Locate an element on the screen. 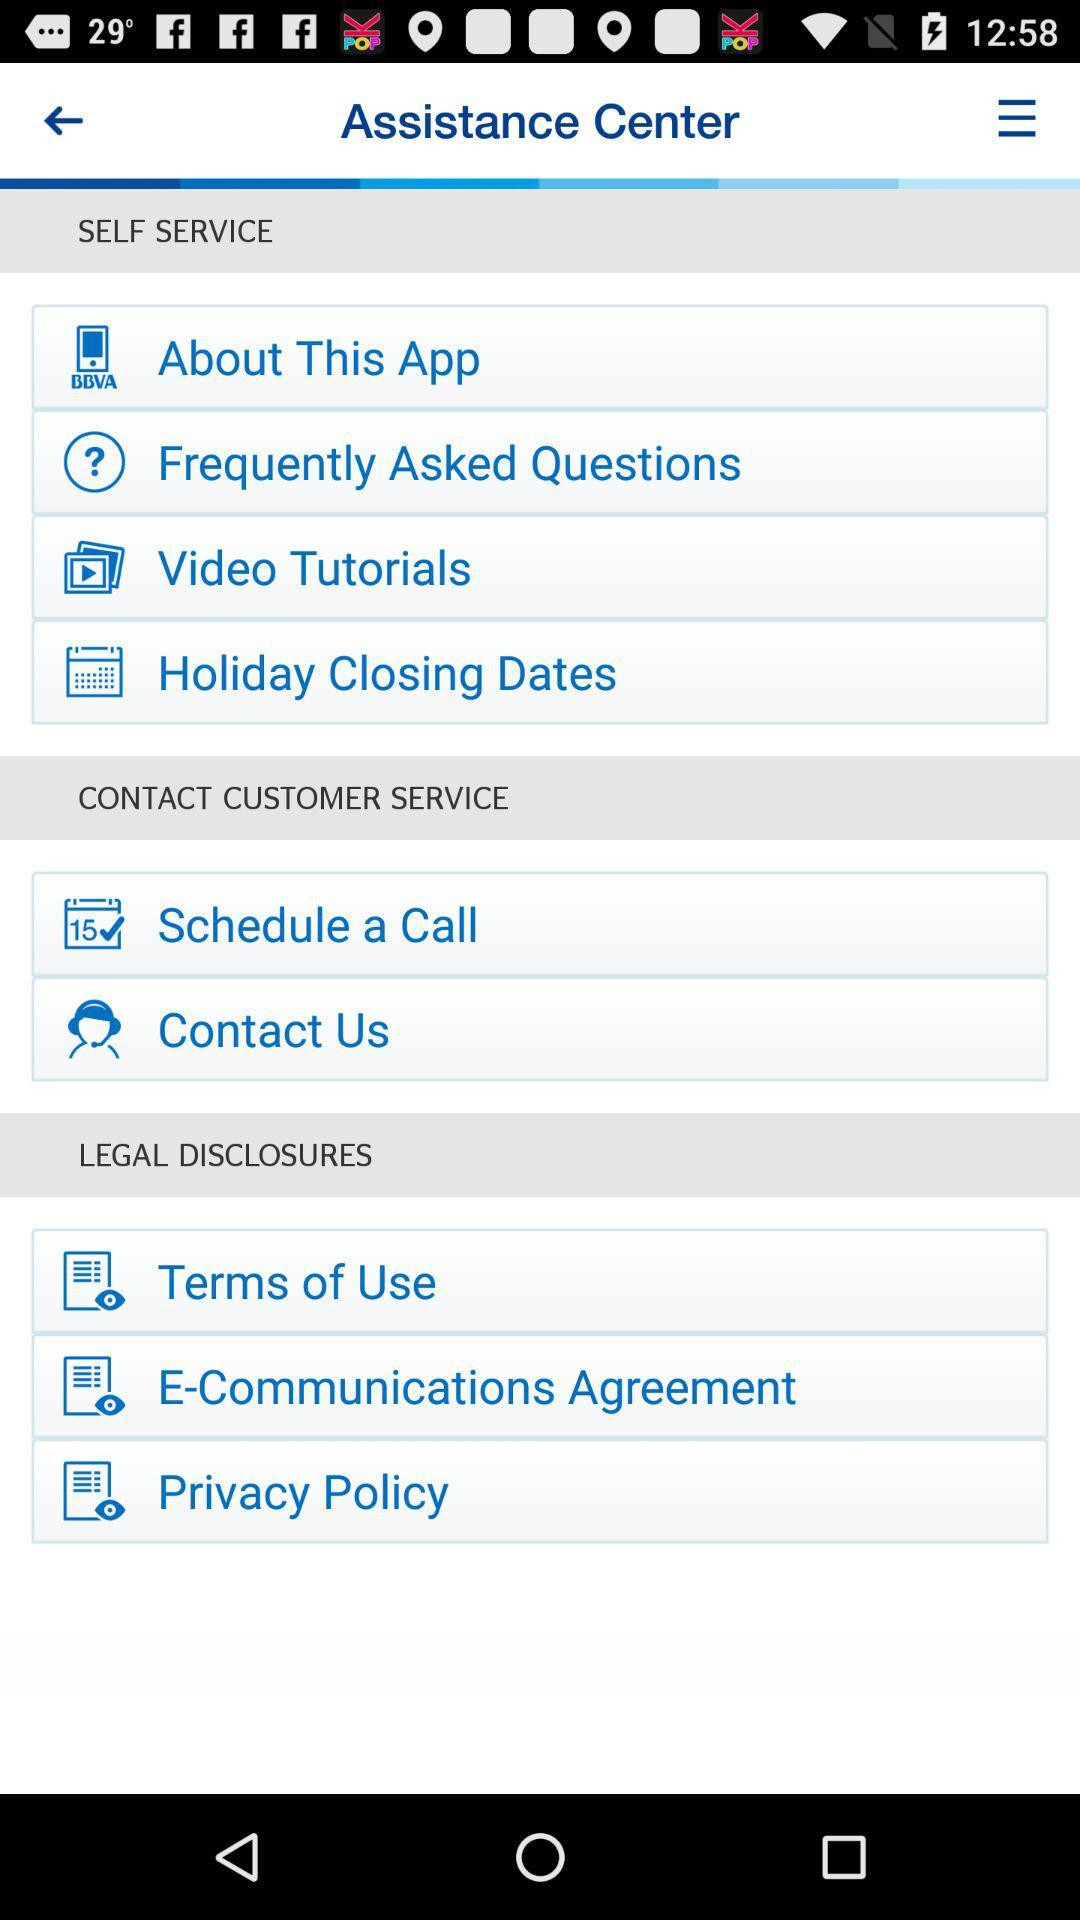 The width and height of the screenshot is (1080, 1920). the item to the left of assistance center item is located at coordinates (61, 119).